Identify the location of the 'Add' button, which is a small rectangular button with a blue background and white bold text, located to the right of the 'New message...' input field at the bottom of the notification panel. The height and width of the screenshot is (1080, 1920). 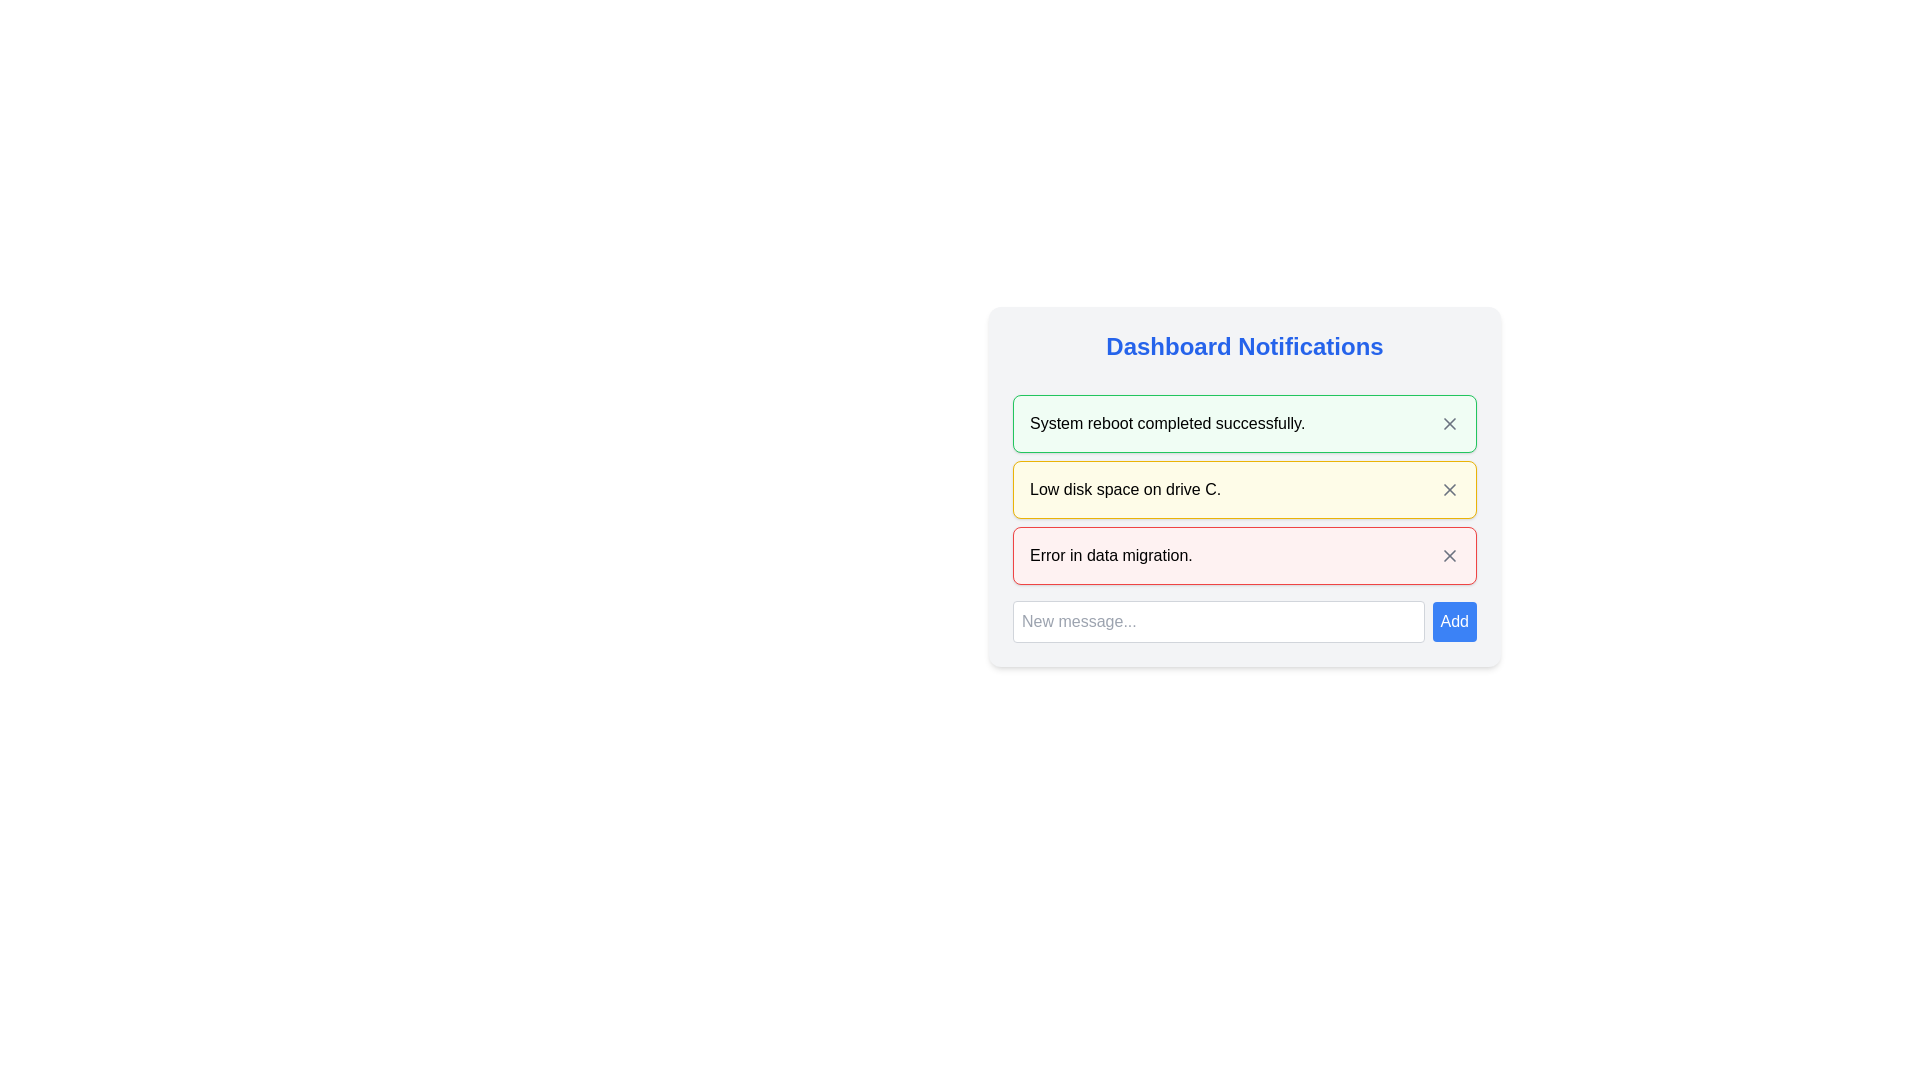
(1454, 620).